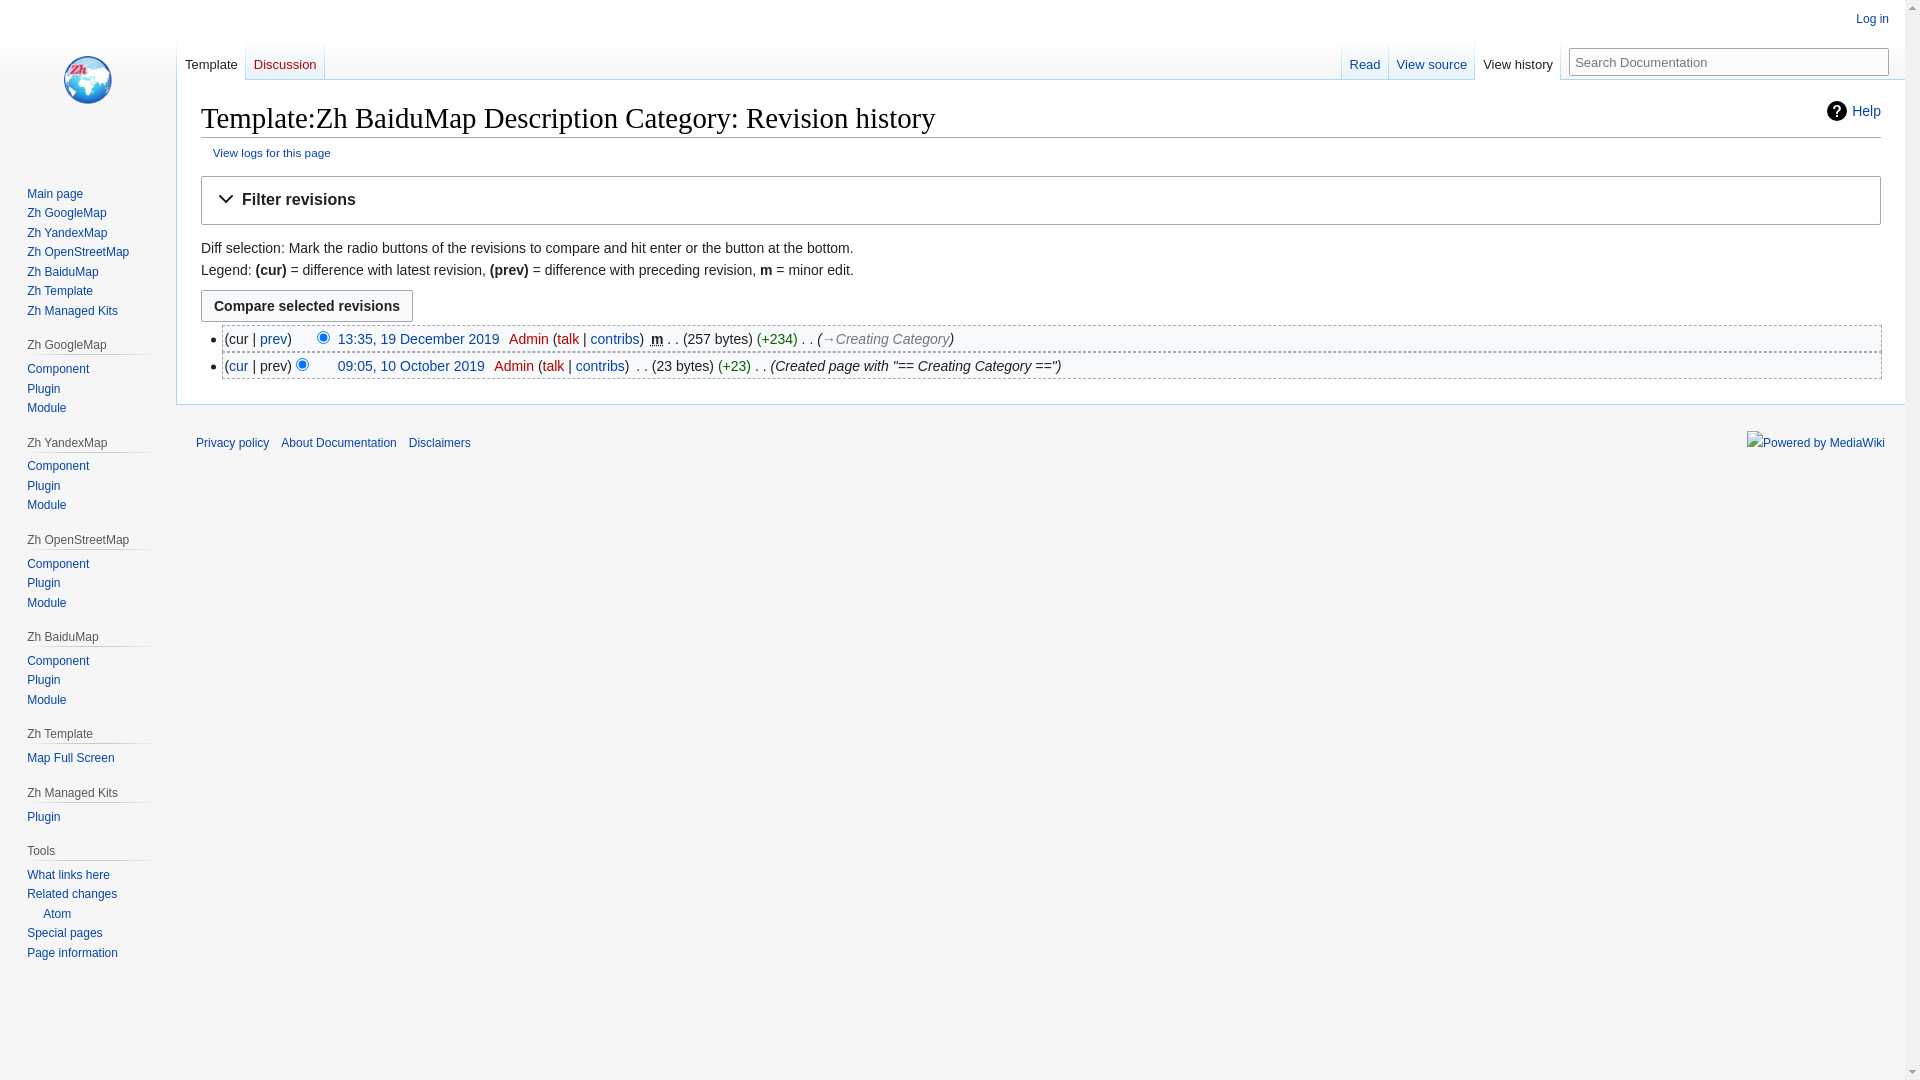 The image size is (1920, 1080). What do you see at coordinates (306, 305) in the screenshot?
I see `'Compare selected revisions'` at bounding box center [306, 305].